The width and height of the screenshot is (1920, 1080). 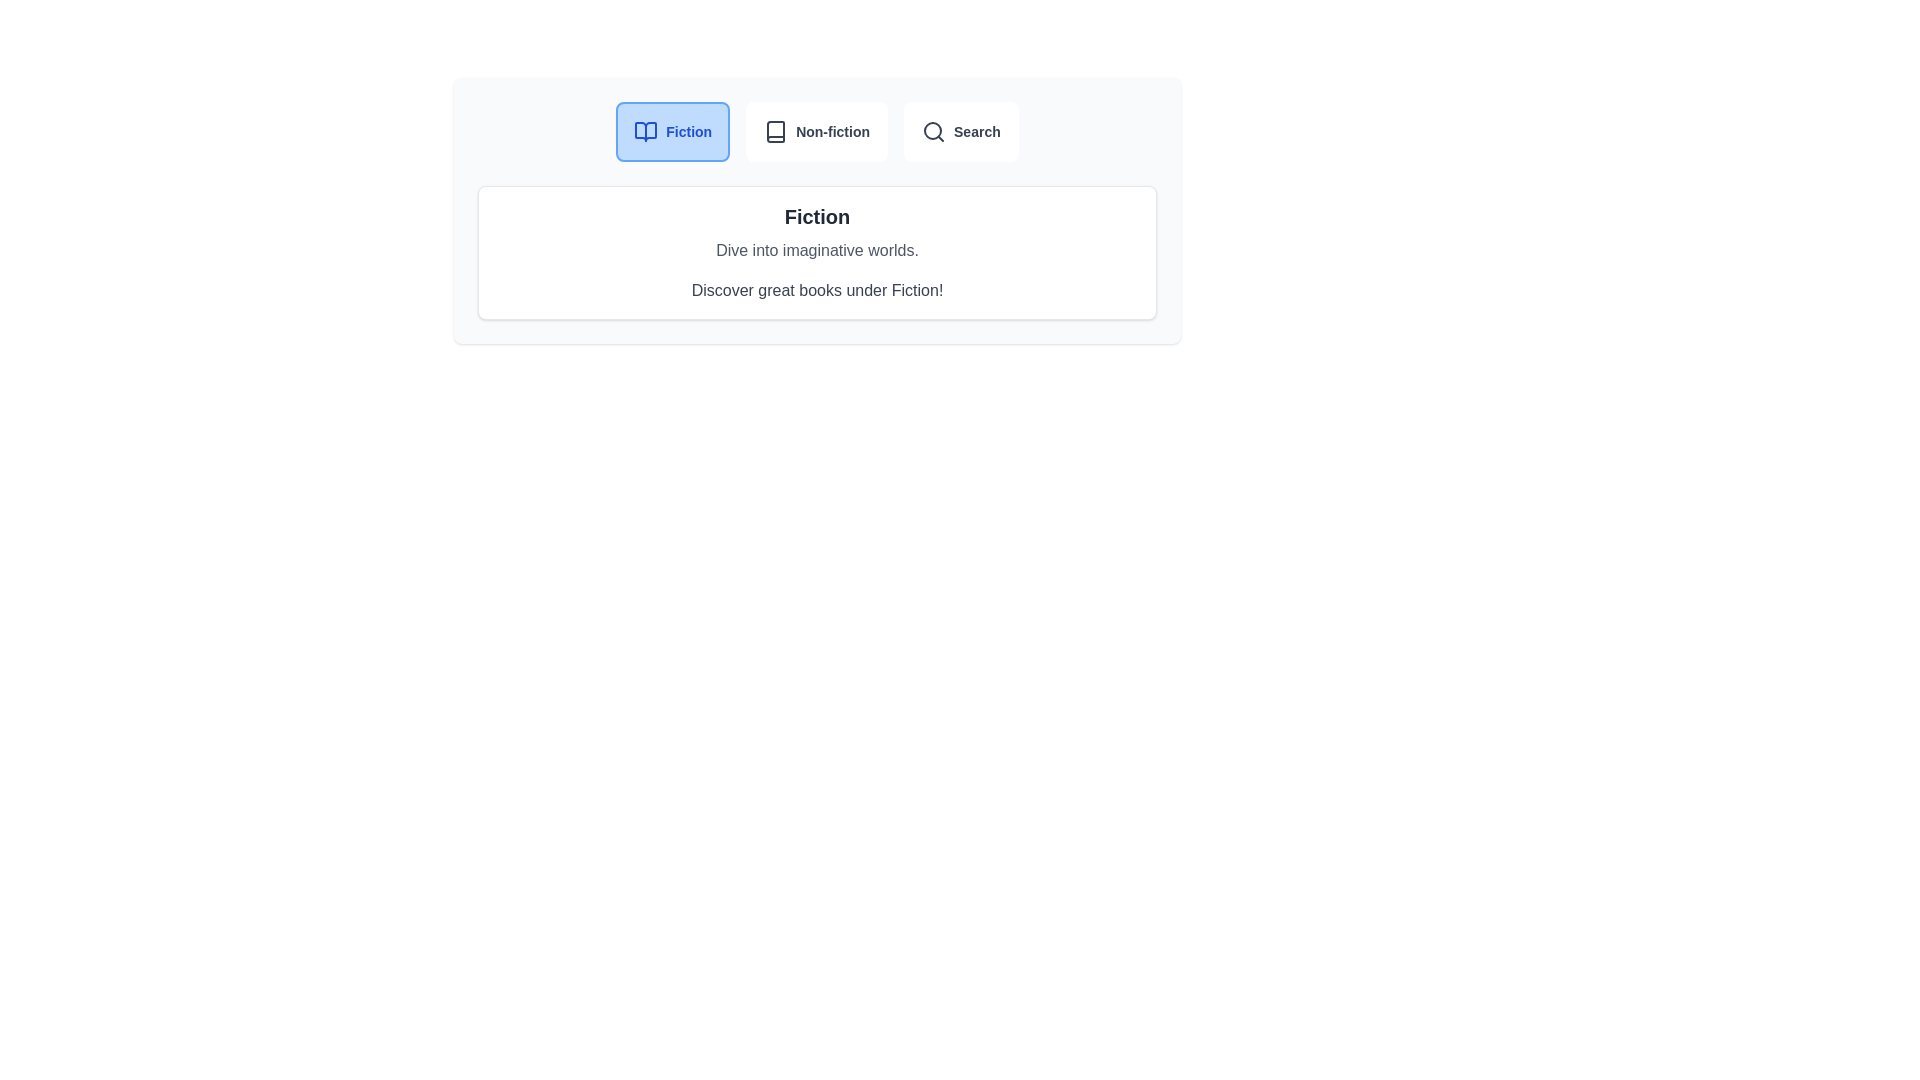 I want to click on the rounded rectangular button with a light blue background and blue borders that contains a blue book icon and the text 'Fiction', so click(x=673, y=131).